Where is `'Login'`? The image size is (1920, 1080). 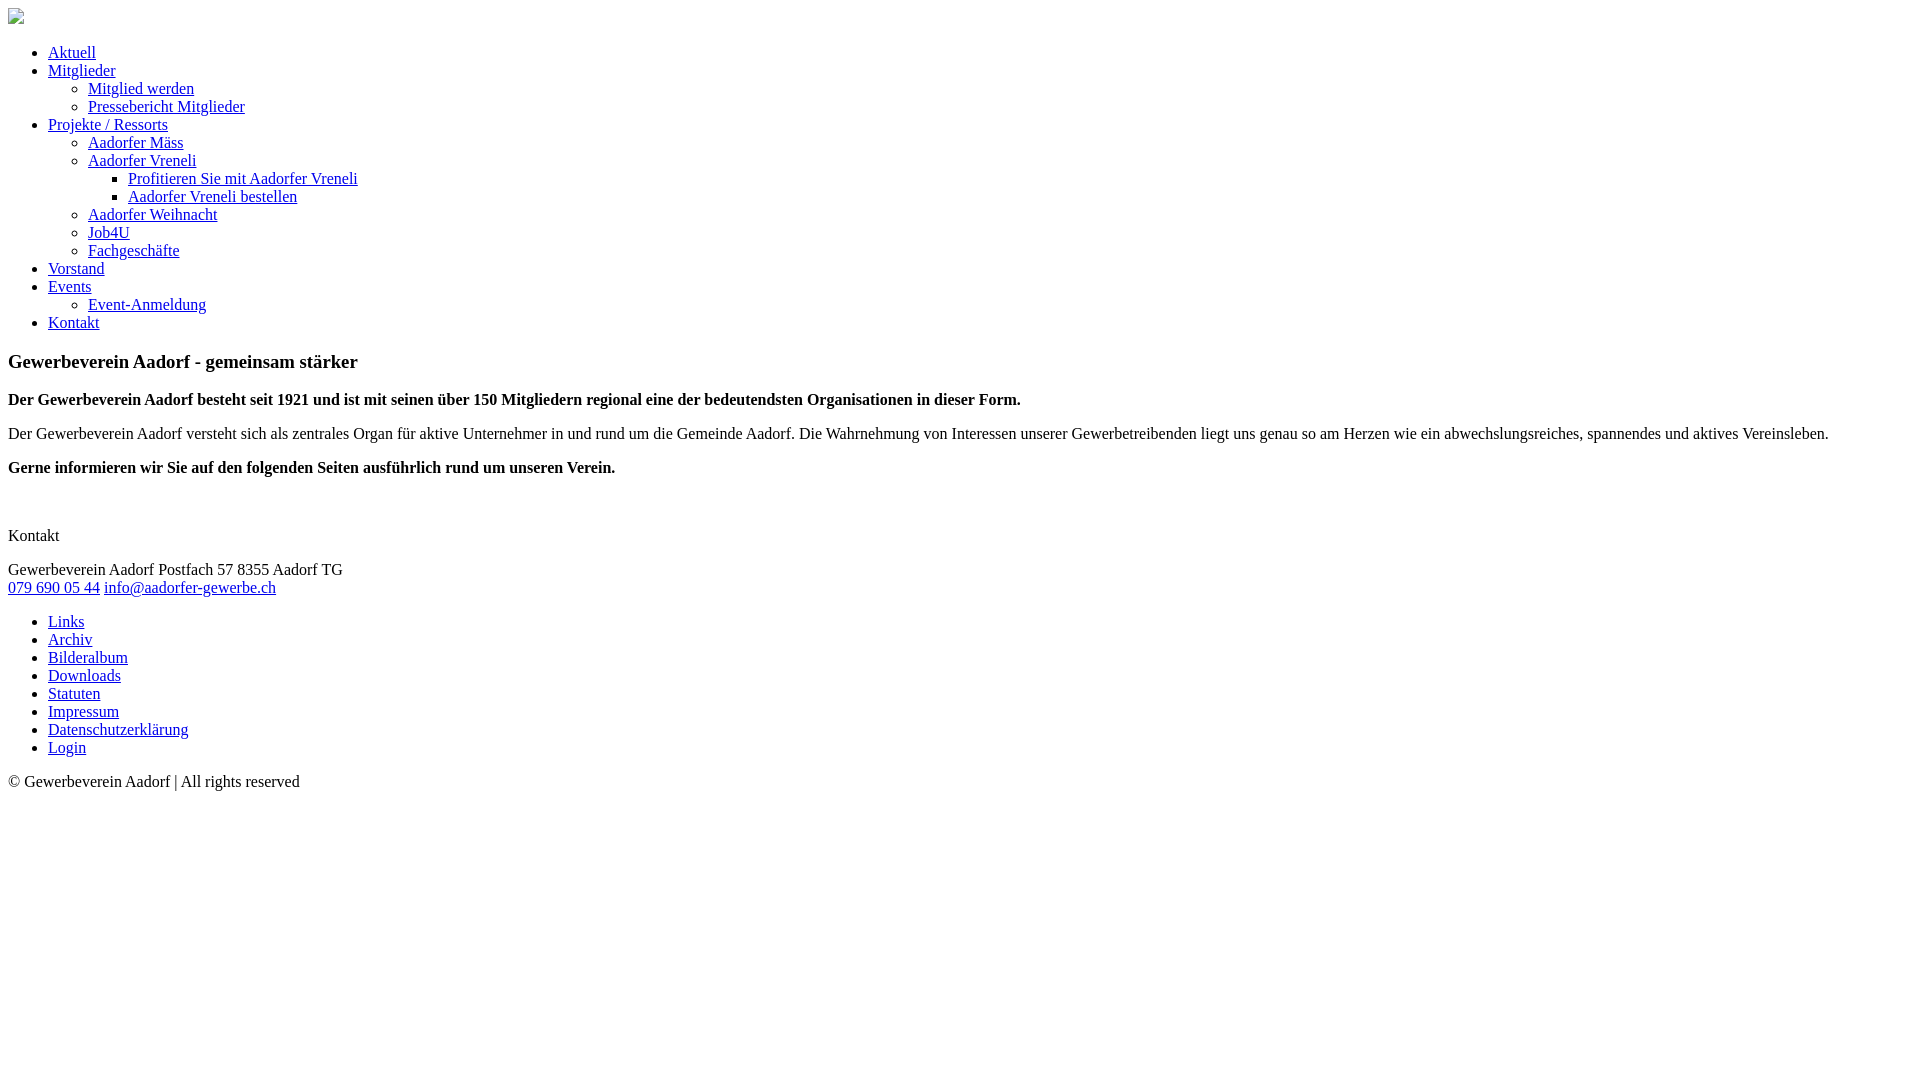 'Login' is located at coordinates (67, 747).